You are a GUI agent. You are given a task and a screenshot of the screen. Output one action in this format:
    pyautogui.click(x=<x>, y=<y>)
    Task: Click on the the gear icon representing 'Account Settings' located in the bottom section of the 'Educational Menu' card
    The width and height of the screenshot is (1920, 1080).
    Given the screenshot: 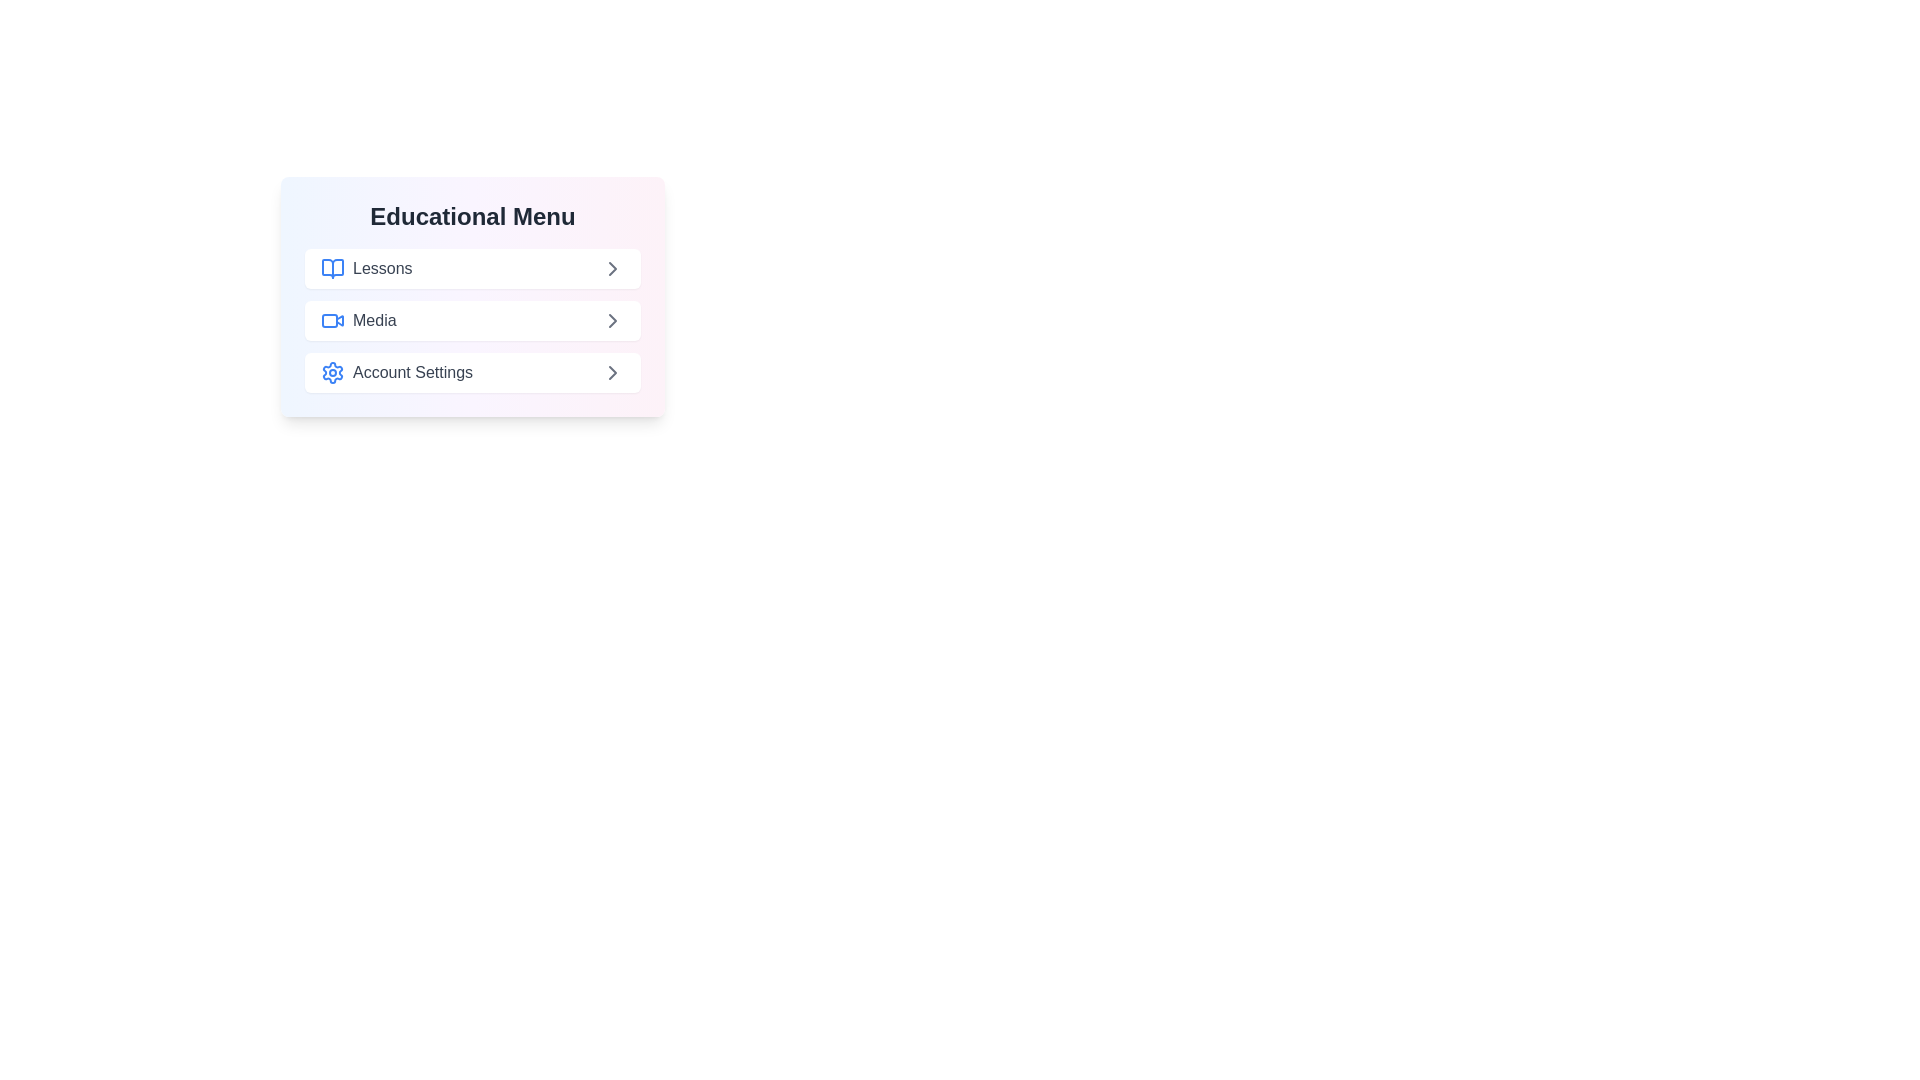 What is the action you would take?
    pyautogui.click(x=332, y=373)
    